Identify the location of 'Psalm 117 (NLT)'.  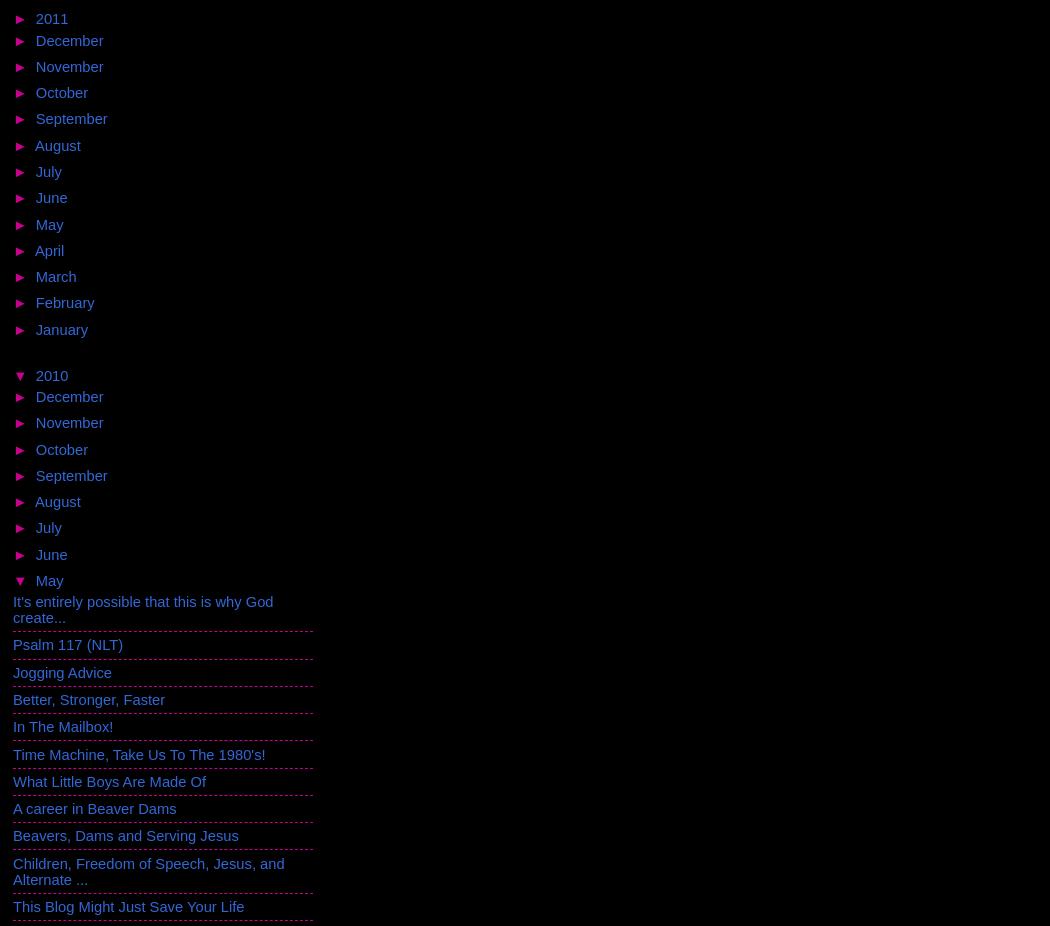
(67, 643).